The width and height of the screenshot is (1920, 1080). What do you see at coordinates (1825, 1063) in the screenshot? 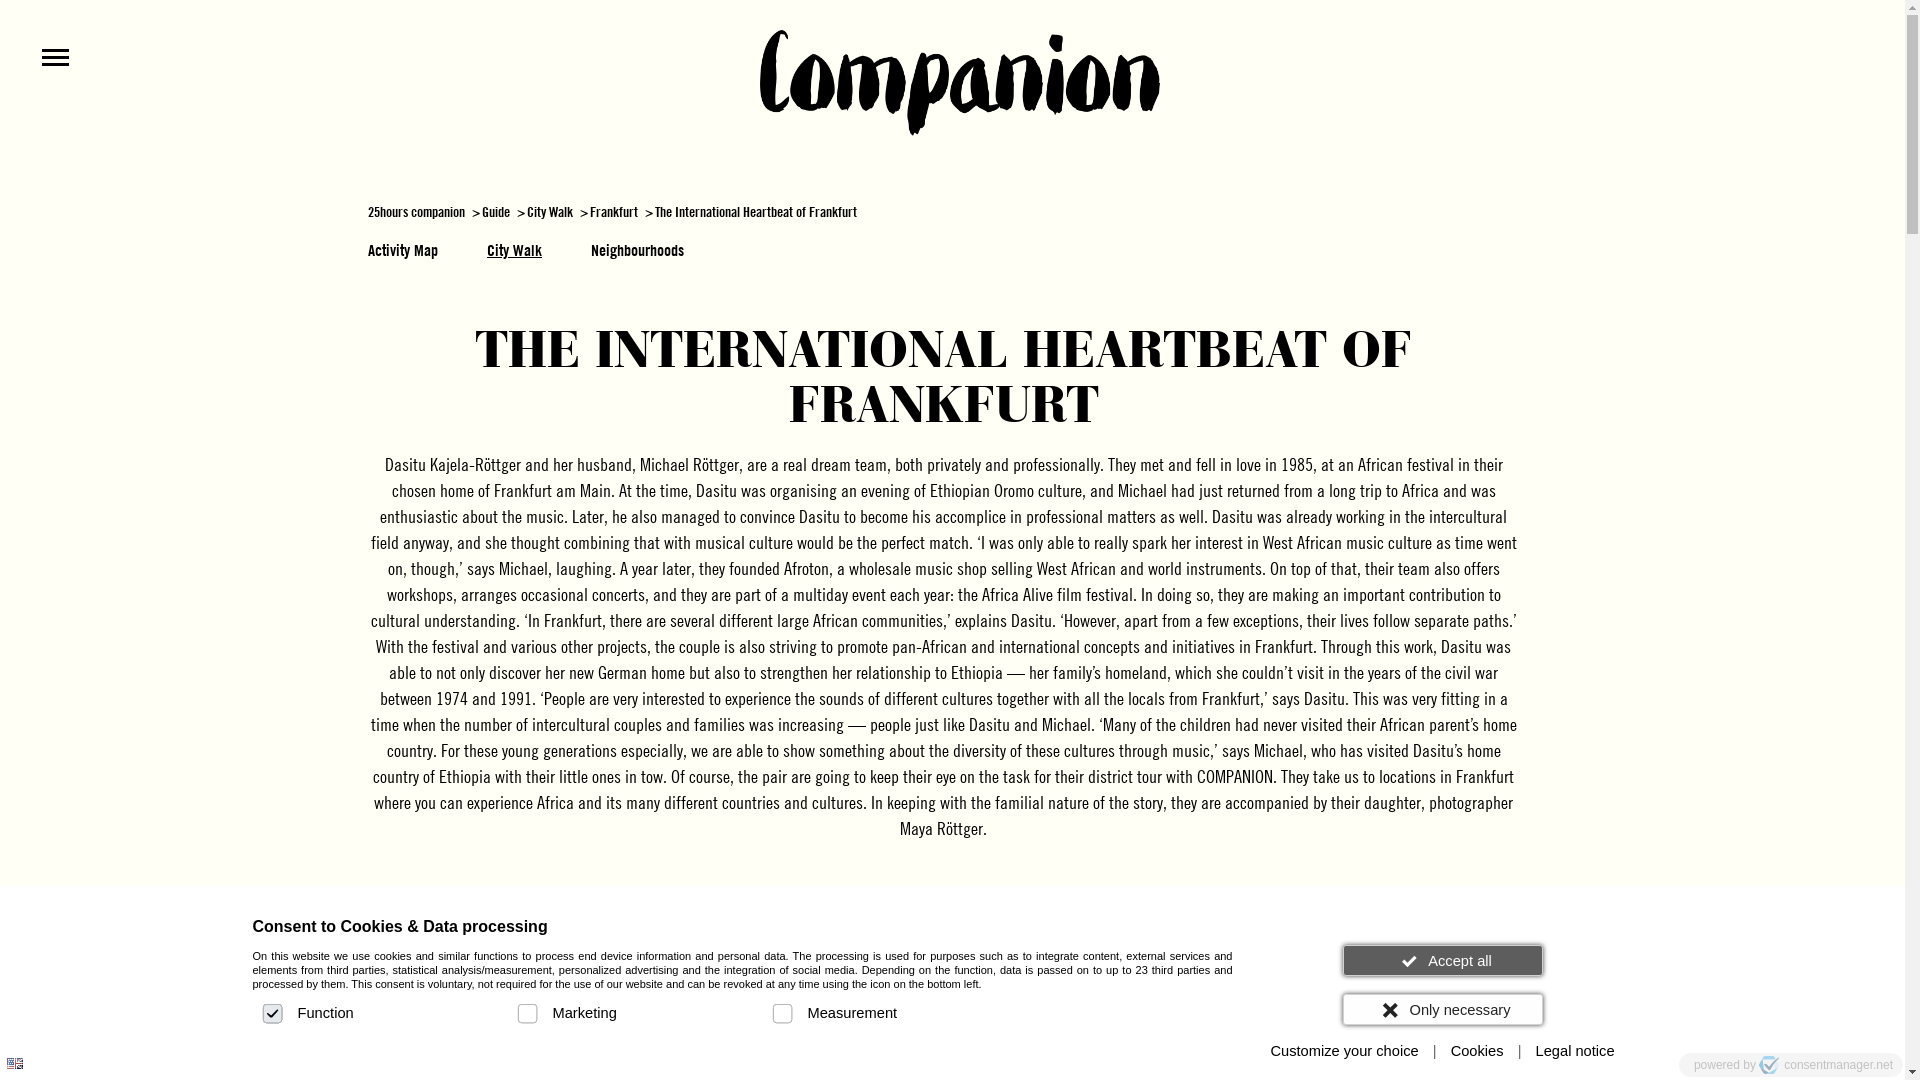
I see `'consentmanager.net'` at bounding box center [1825, 1063].